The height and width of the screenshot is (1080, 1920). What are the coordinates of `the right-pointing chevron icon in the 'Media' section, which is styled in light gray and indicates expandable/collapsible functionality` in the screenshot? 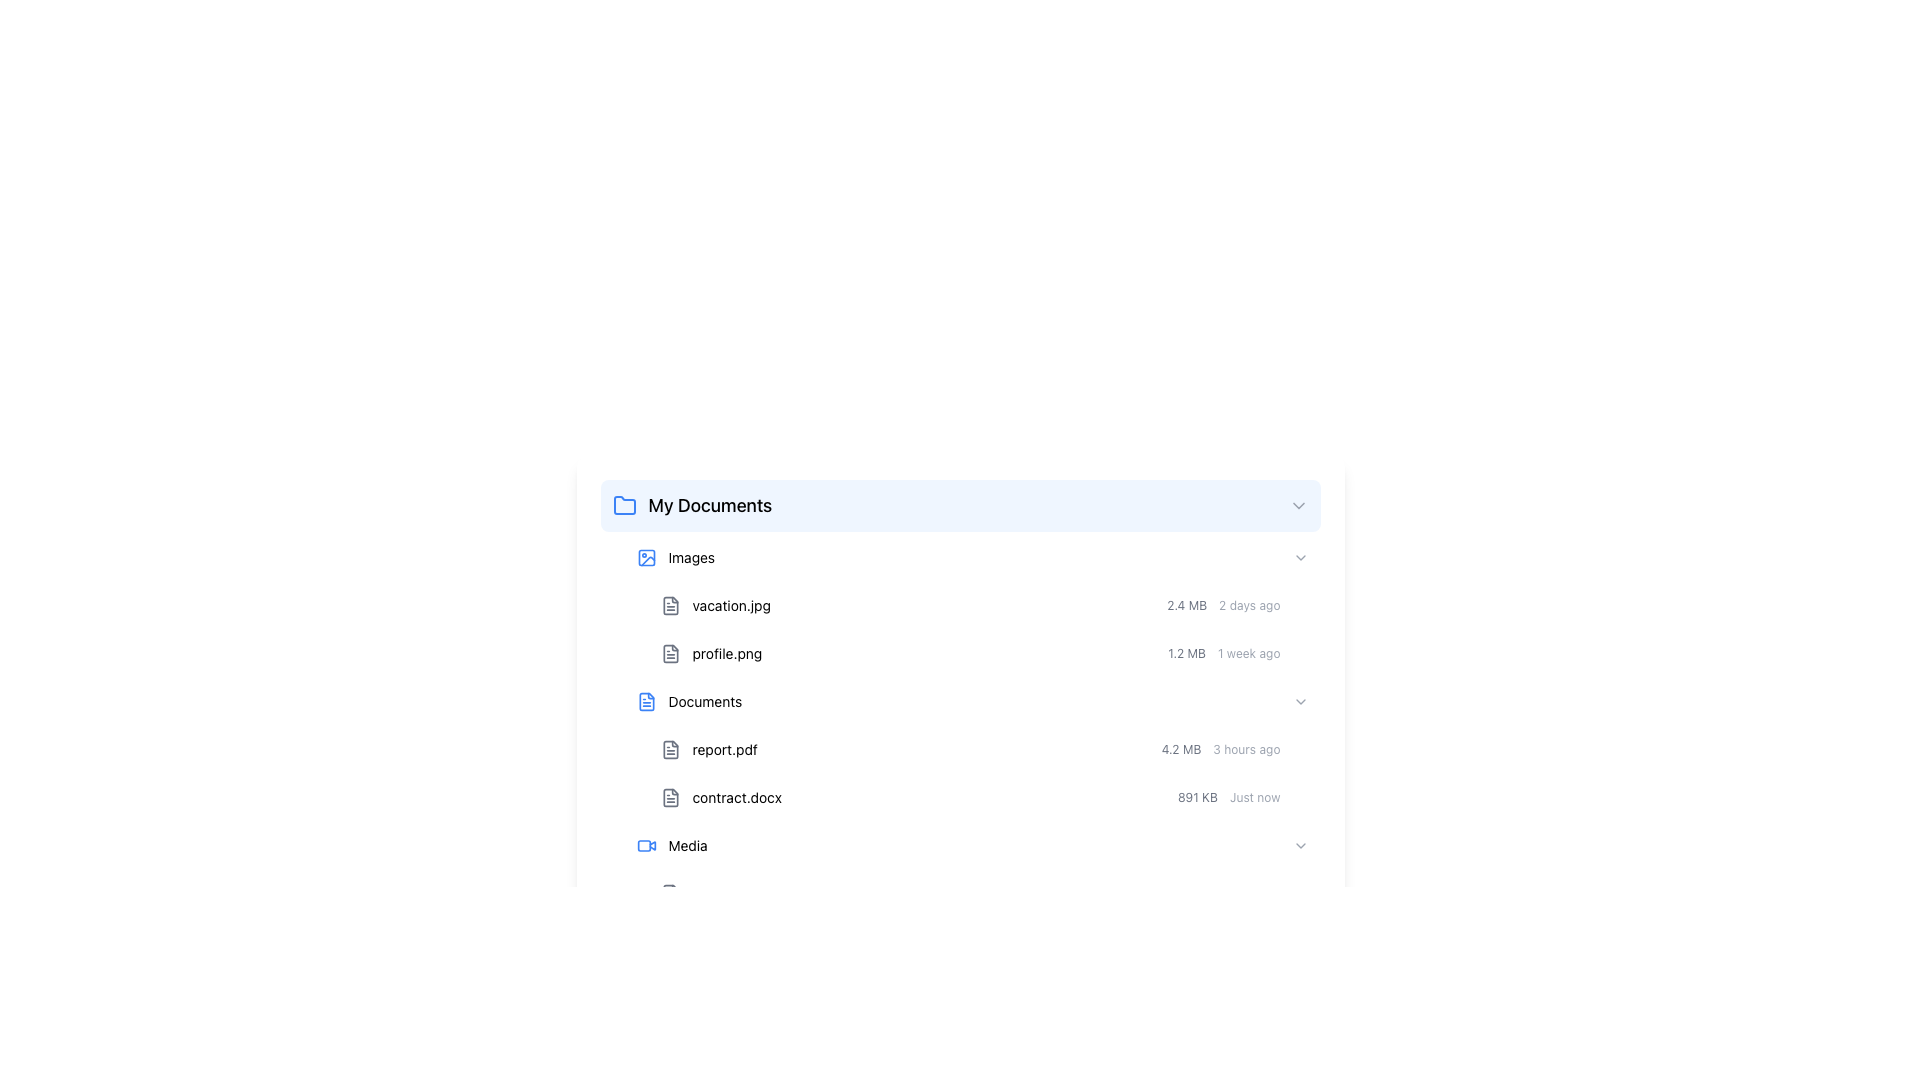 It's located at (1300, 845).